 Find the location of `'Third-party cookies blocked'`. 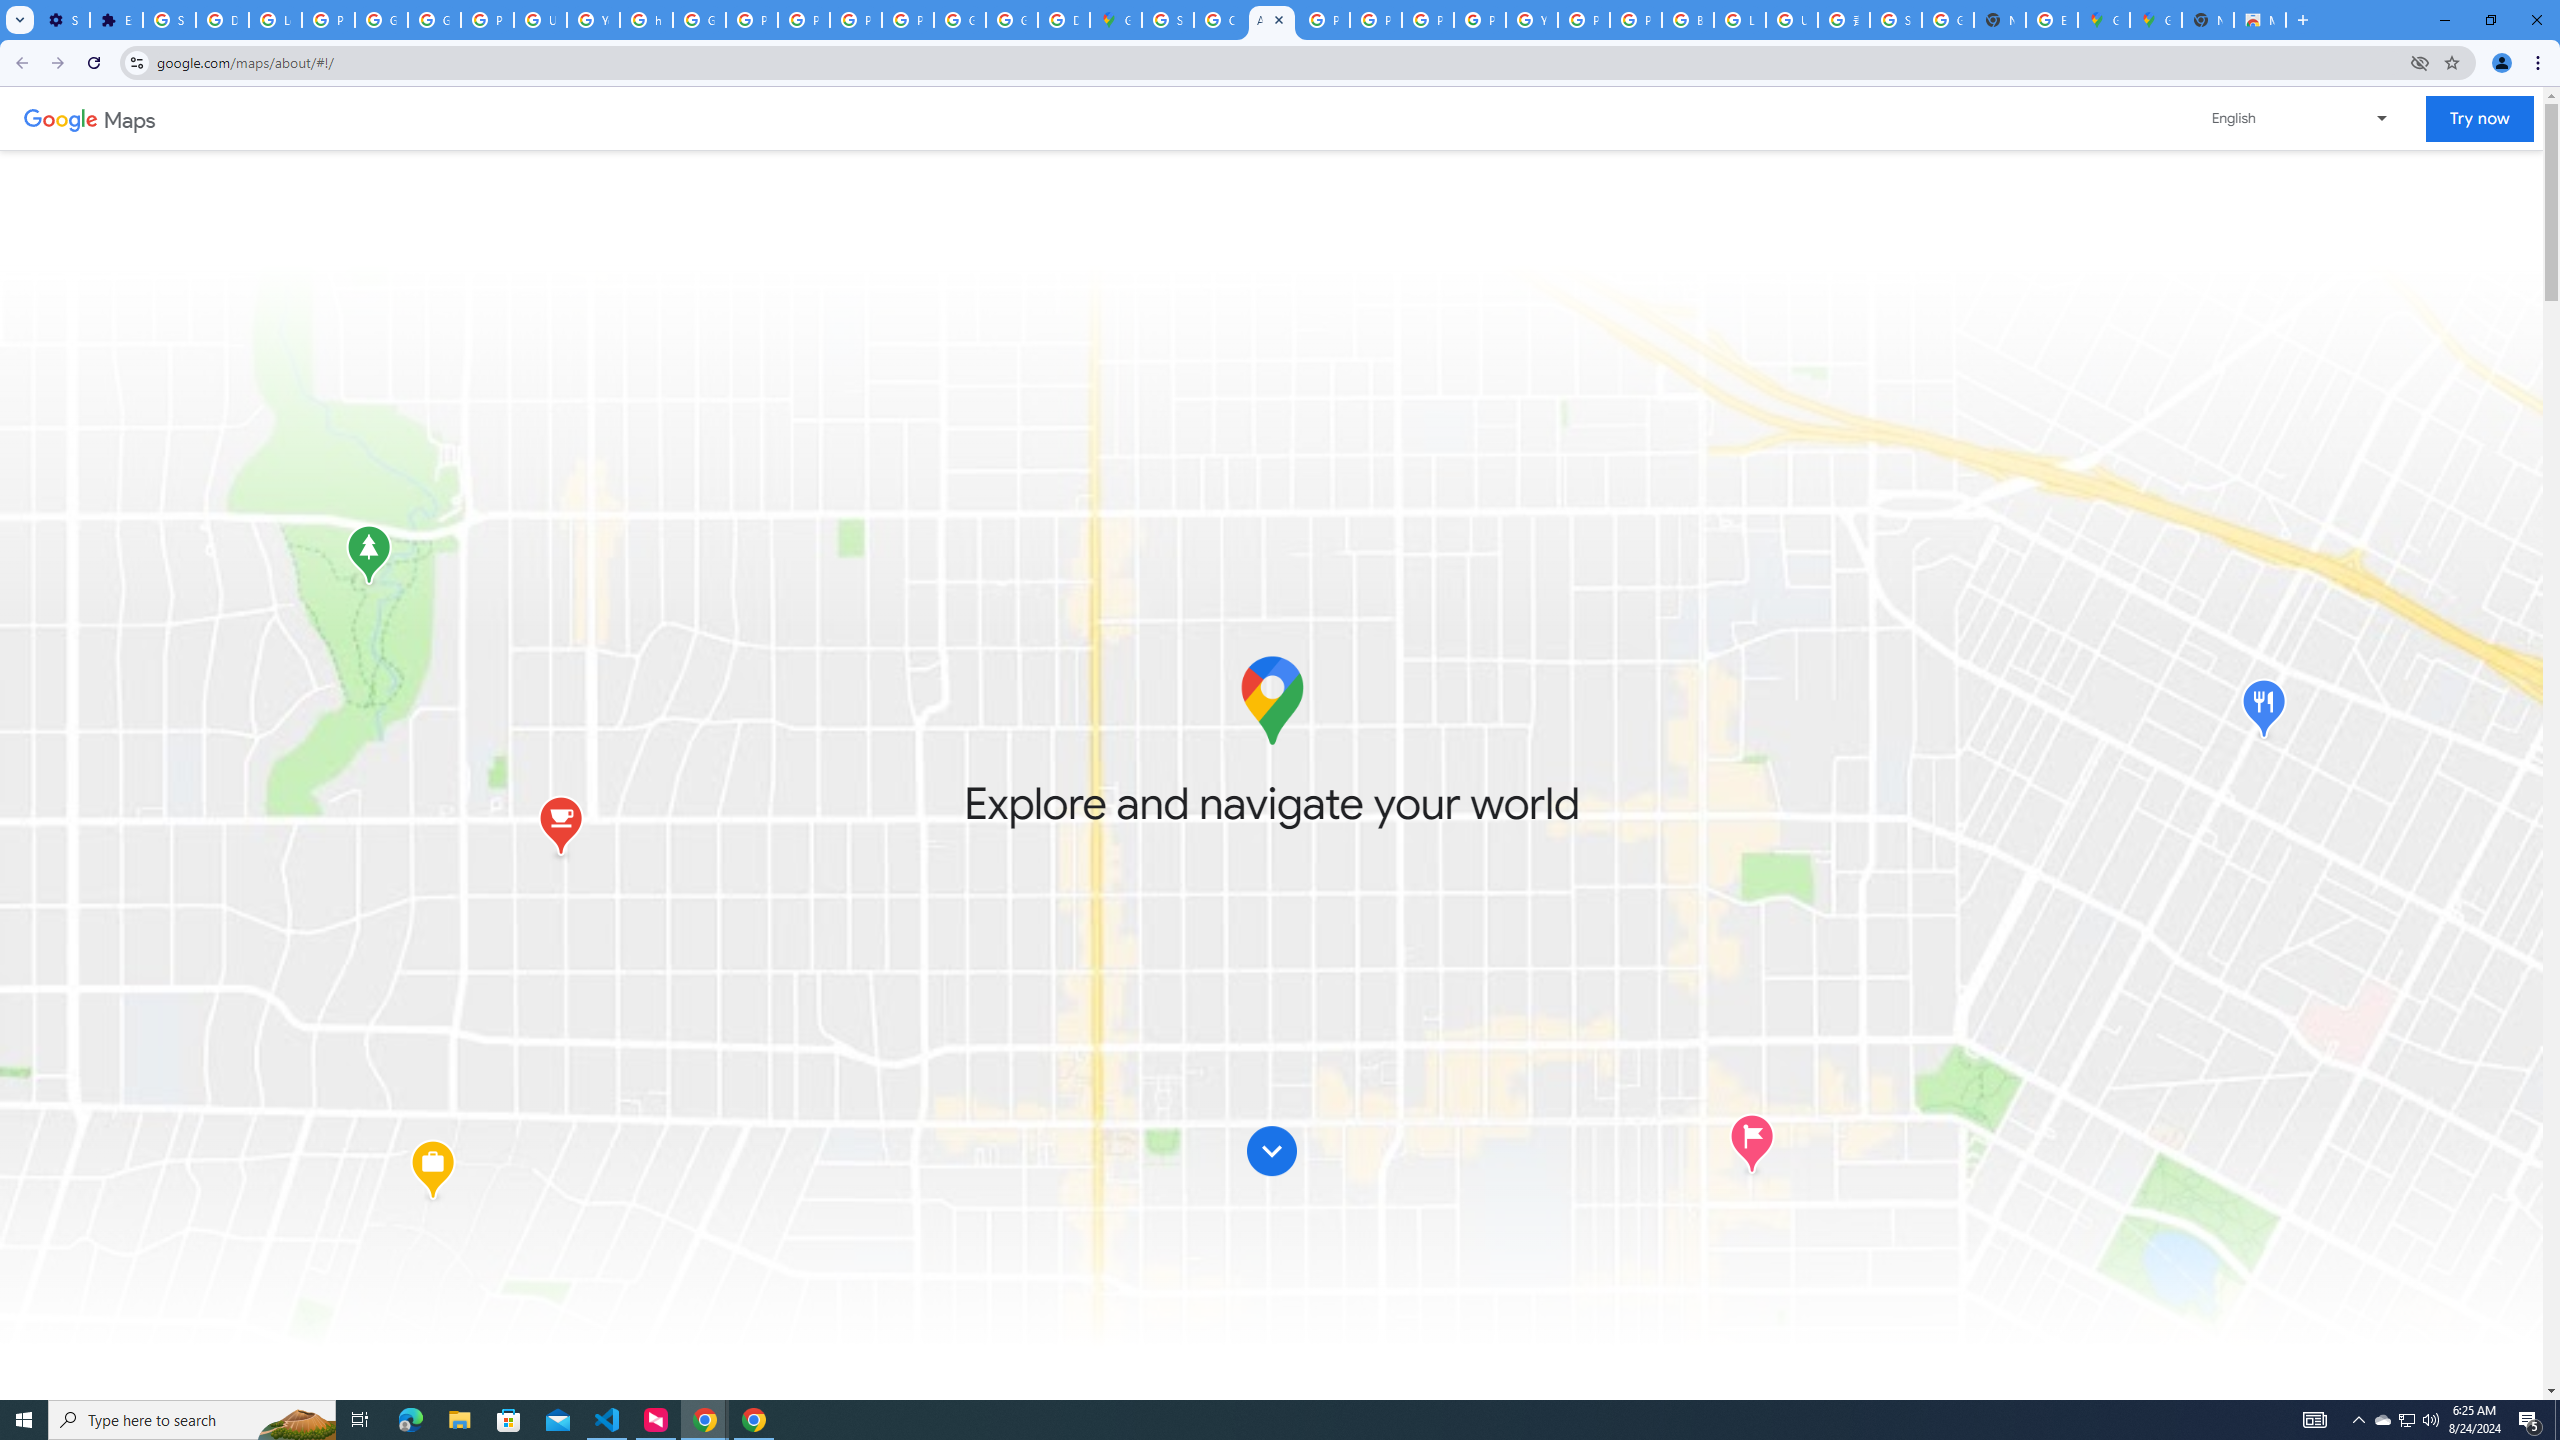

'Third-party cookies blocked' is located at coordinates (2420, 61).